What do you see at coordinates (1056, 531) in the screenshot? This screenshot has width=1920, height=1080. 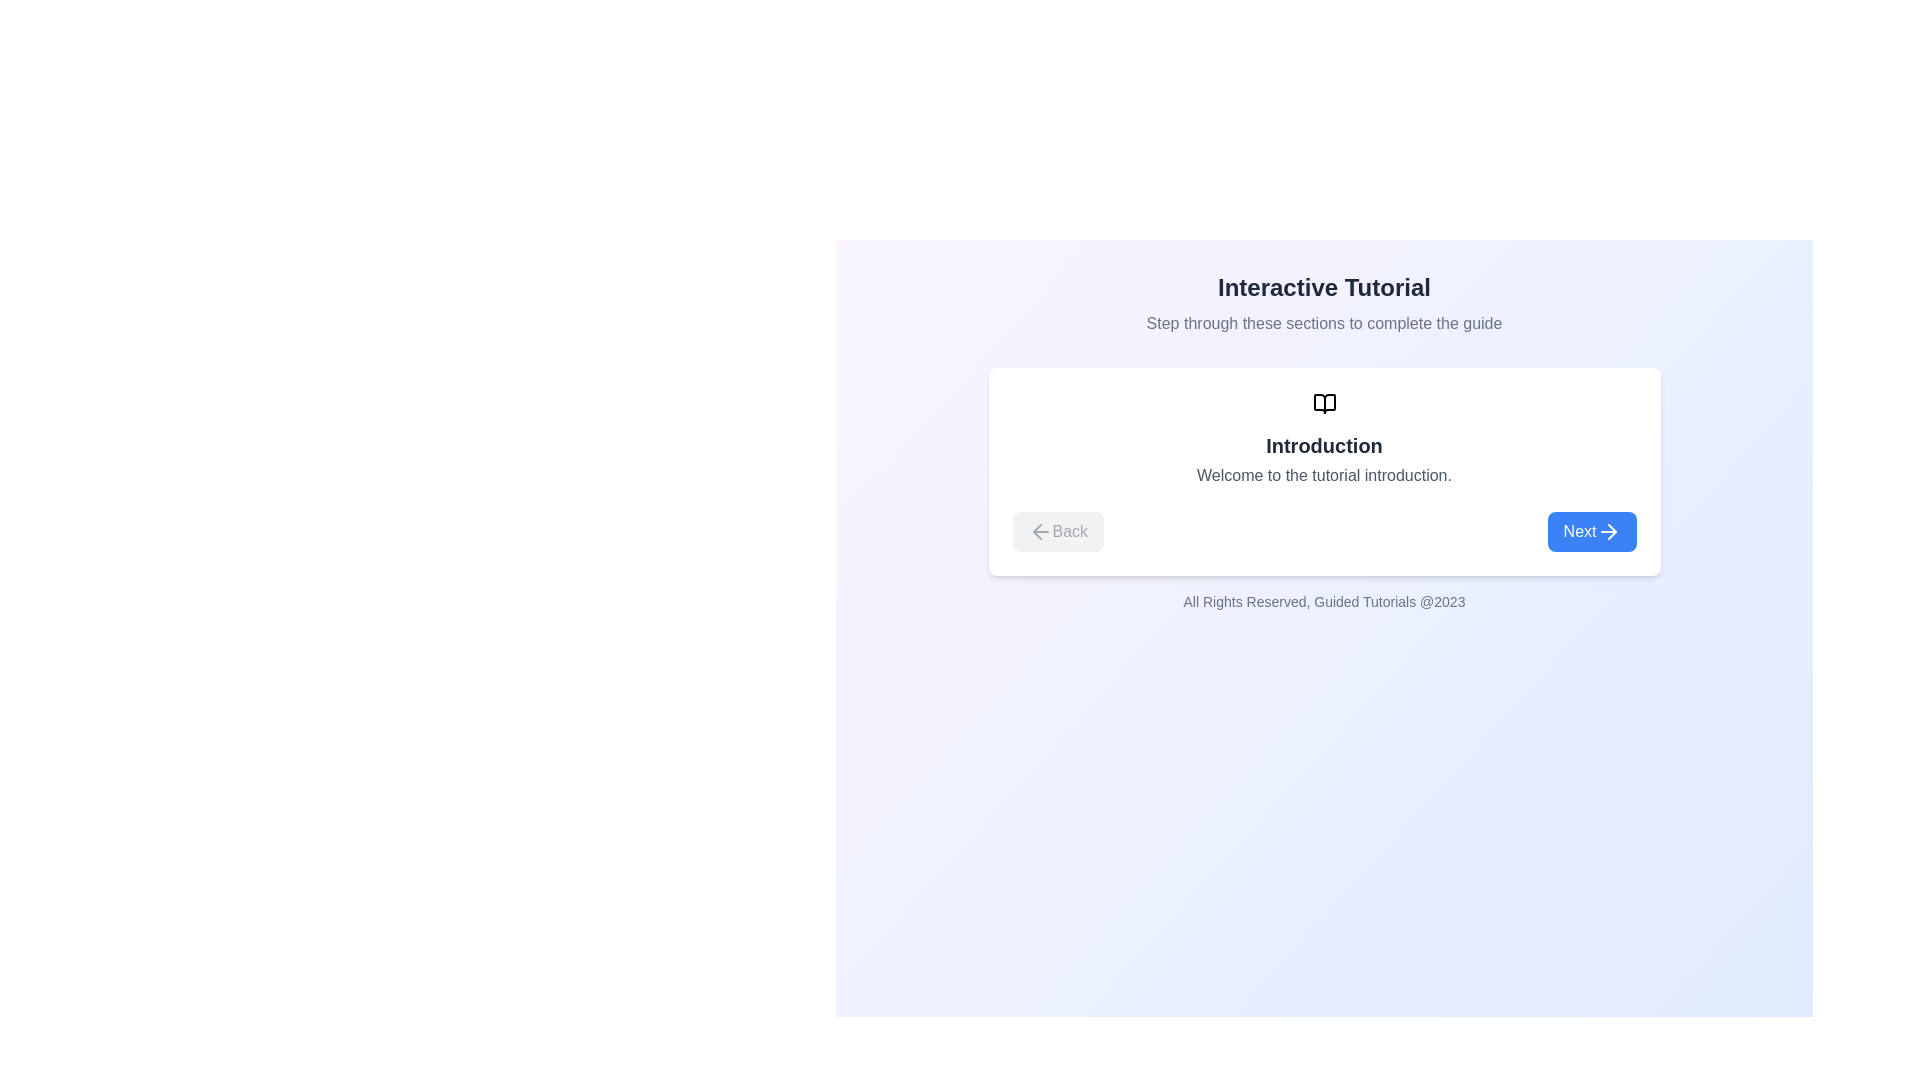 I see `the 'Back' button to navigate to the previous step` at bounding box center [1056, 531].